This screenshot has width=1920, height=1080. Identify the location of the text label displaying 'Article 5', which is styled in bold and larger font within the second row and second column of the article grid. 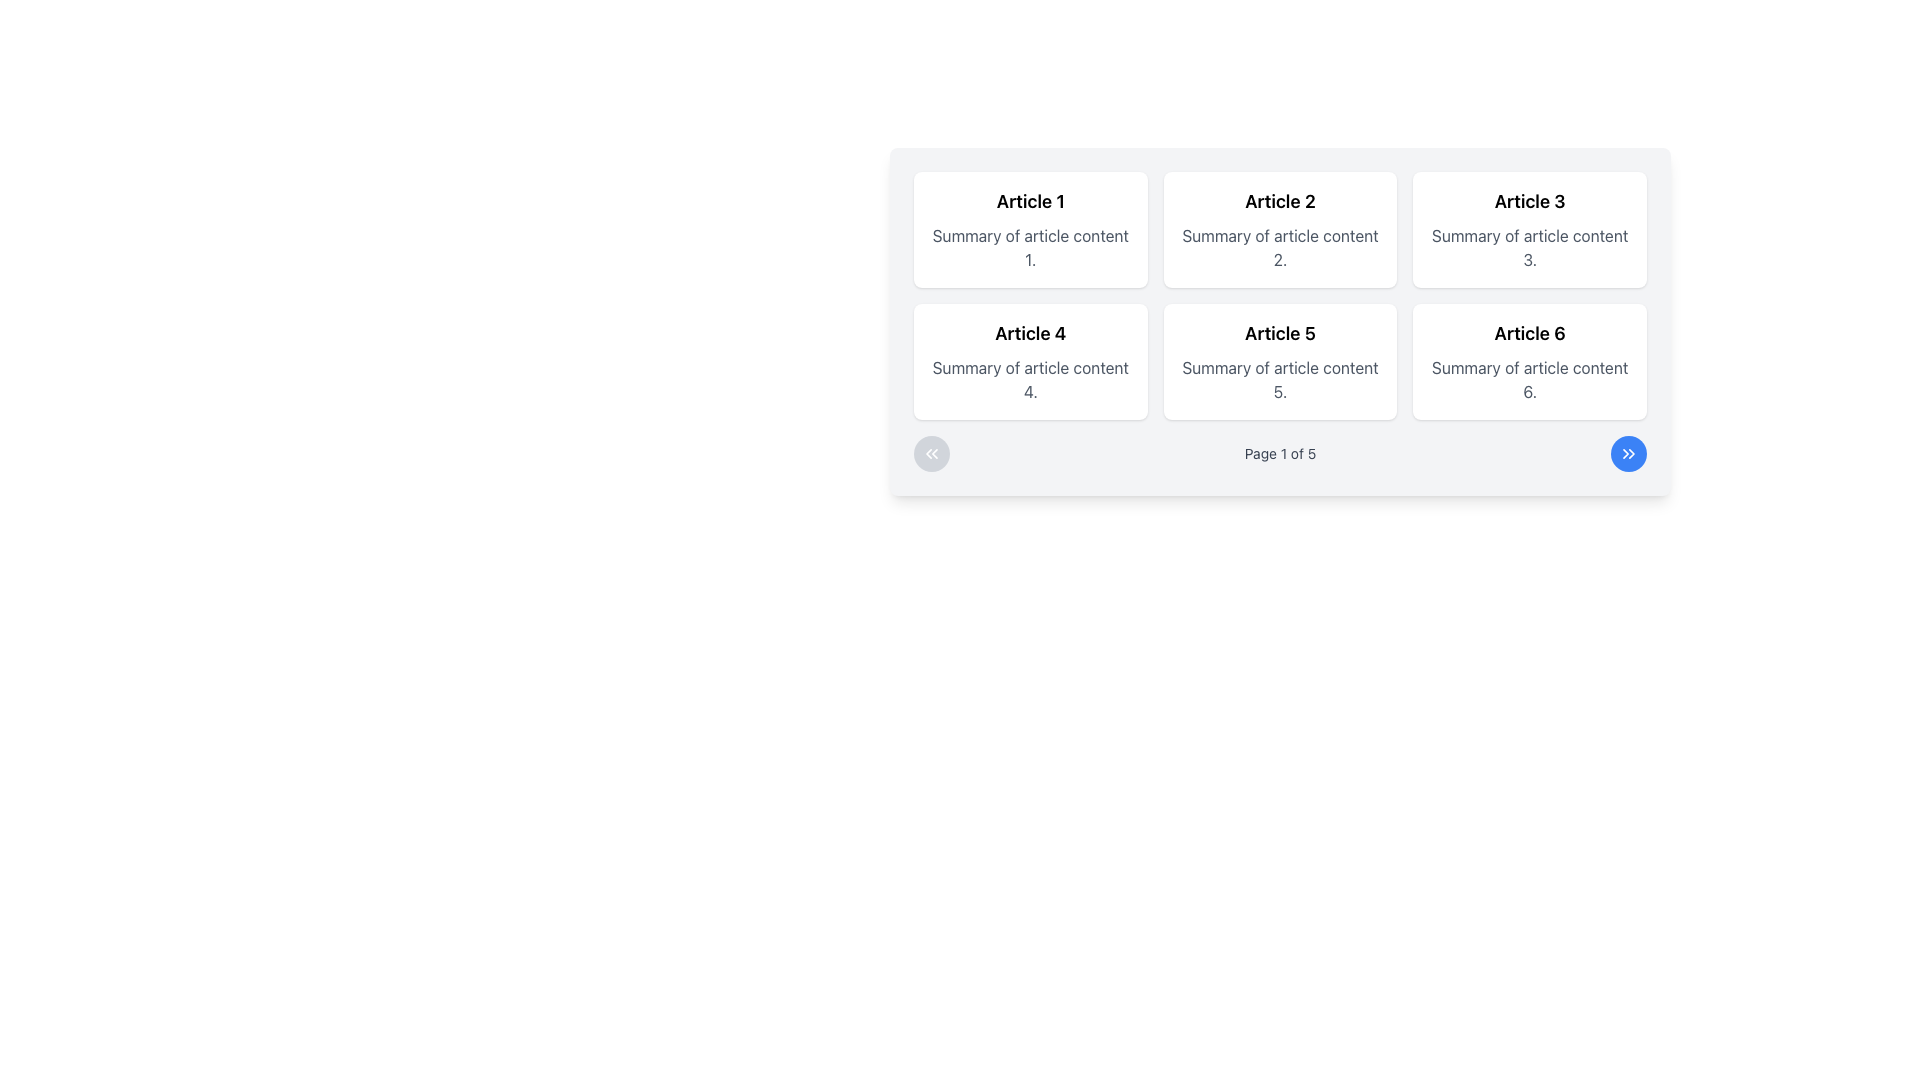
(1280, 333).